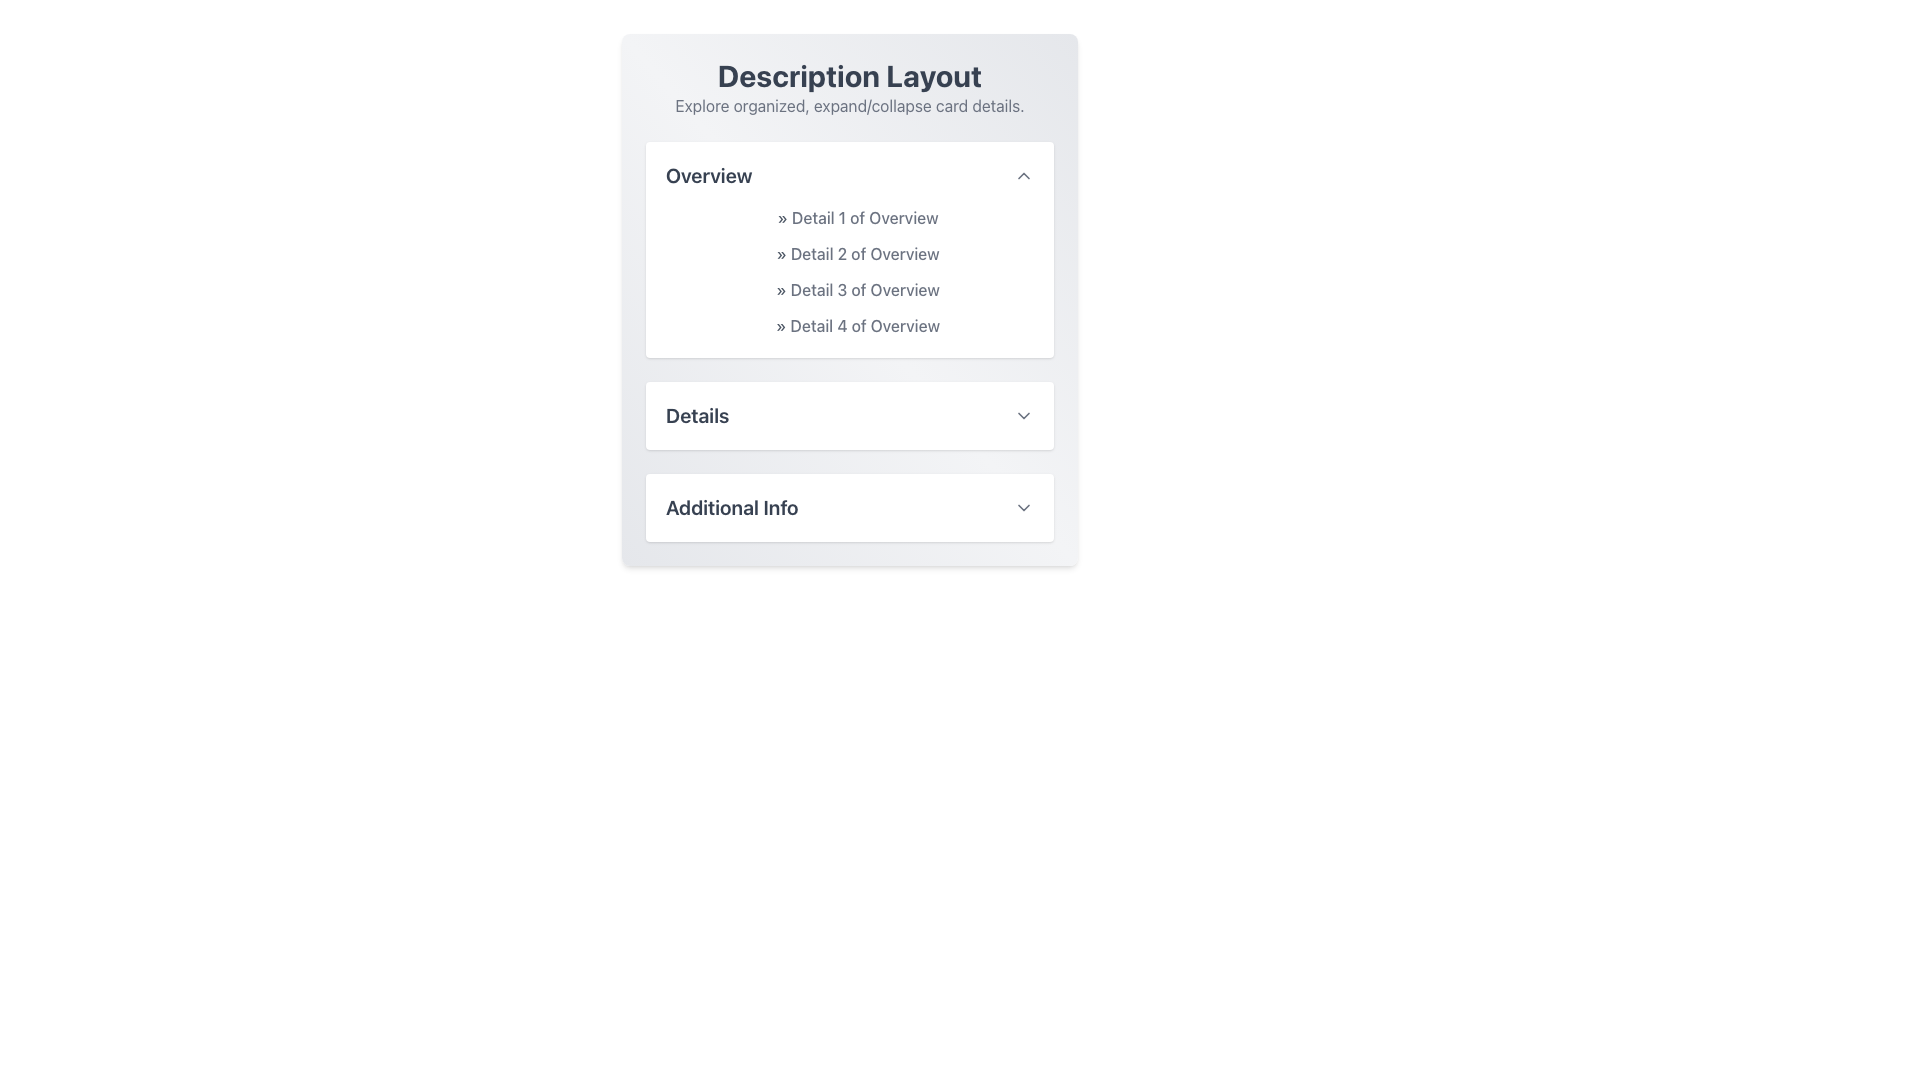 This screenshot has height=1080, width=1920. What do you see at coordinates (783, 218) in the screenshot?
I see `the Decorative icon located at the left of the text 'Detail 1 of Overview' in the Overview section` at bounding box center [783, 218].